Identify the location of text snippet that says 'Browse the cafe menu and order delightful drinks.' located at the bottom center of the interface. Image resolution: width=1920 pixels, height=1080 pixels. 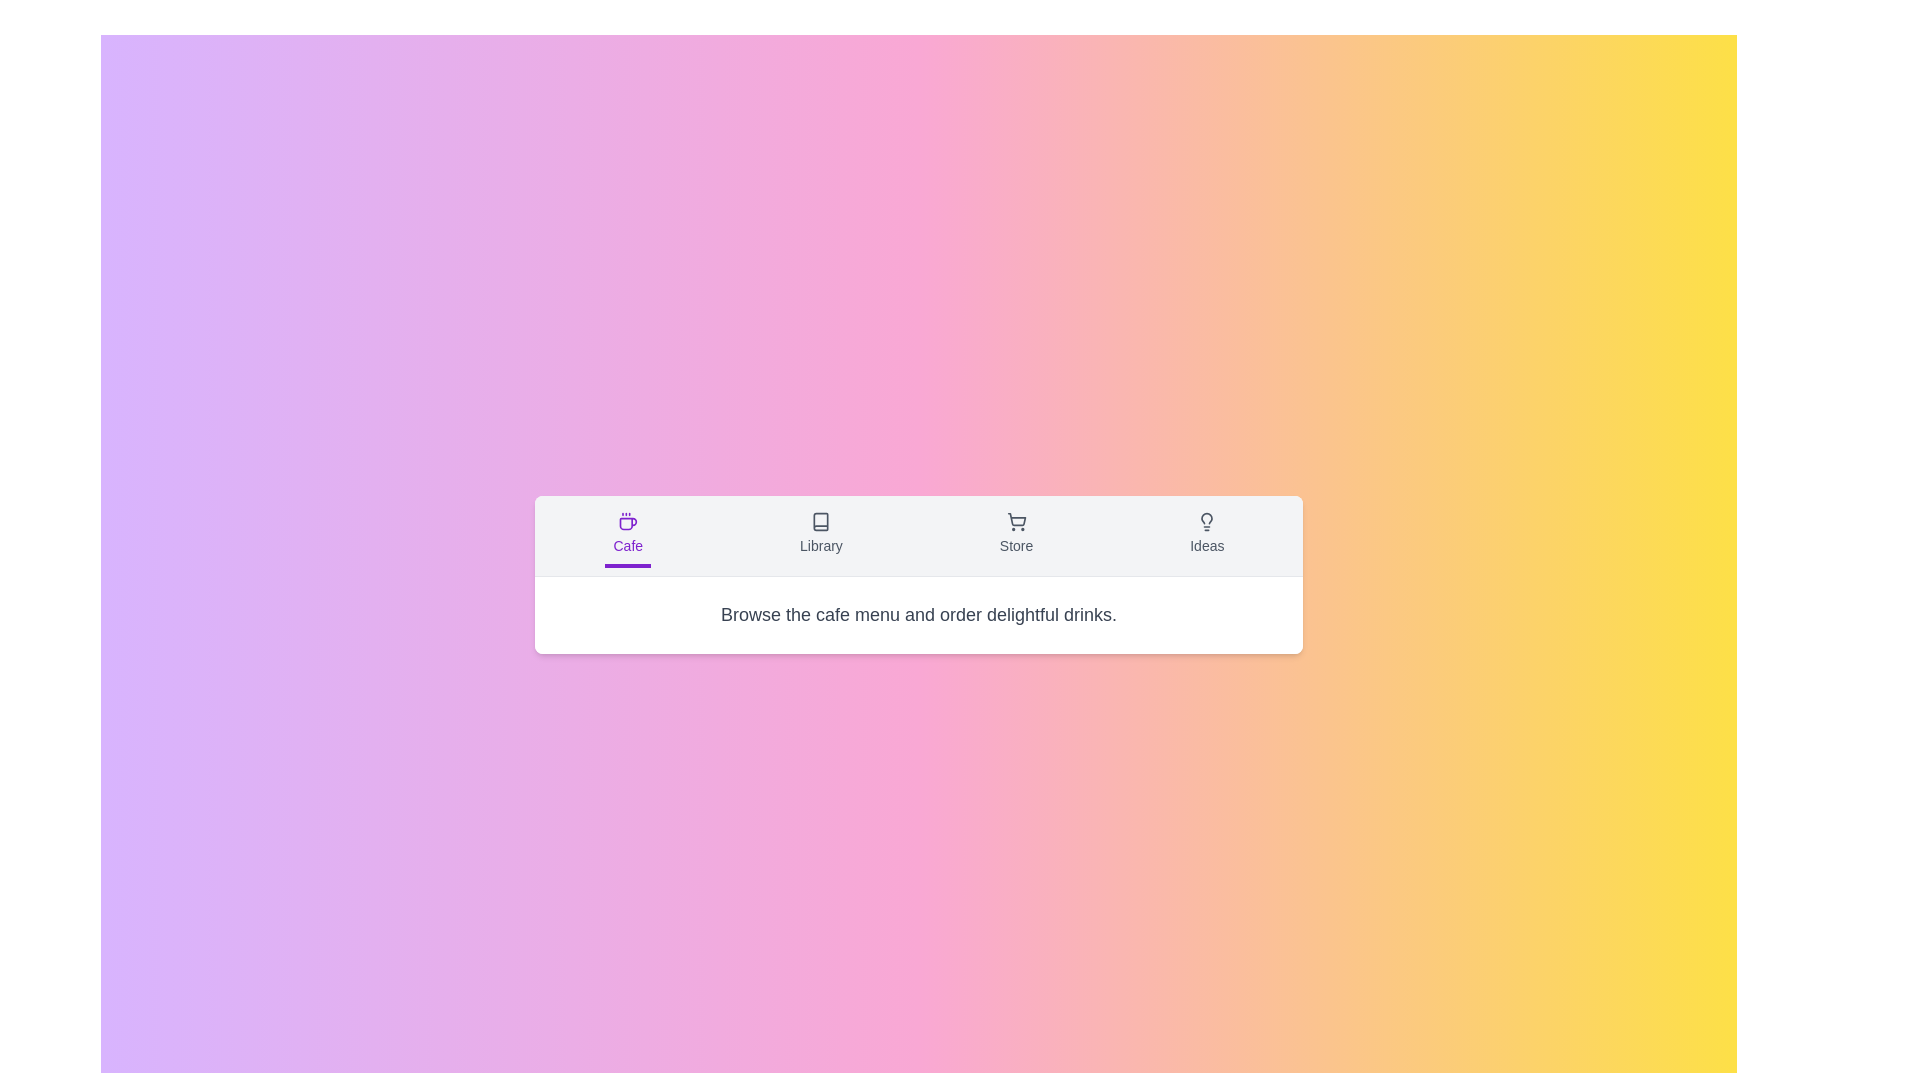
(917, 613).